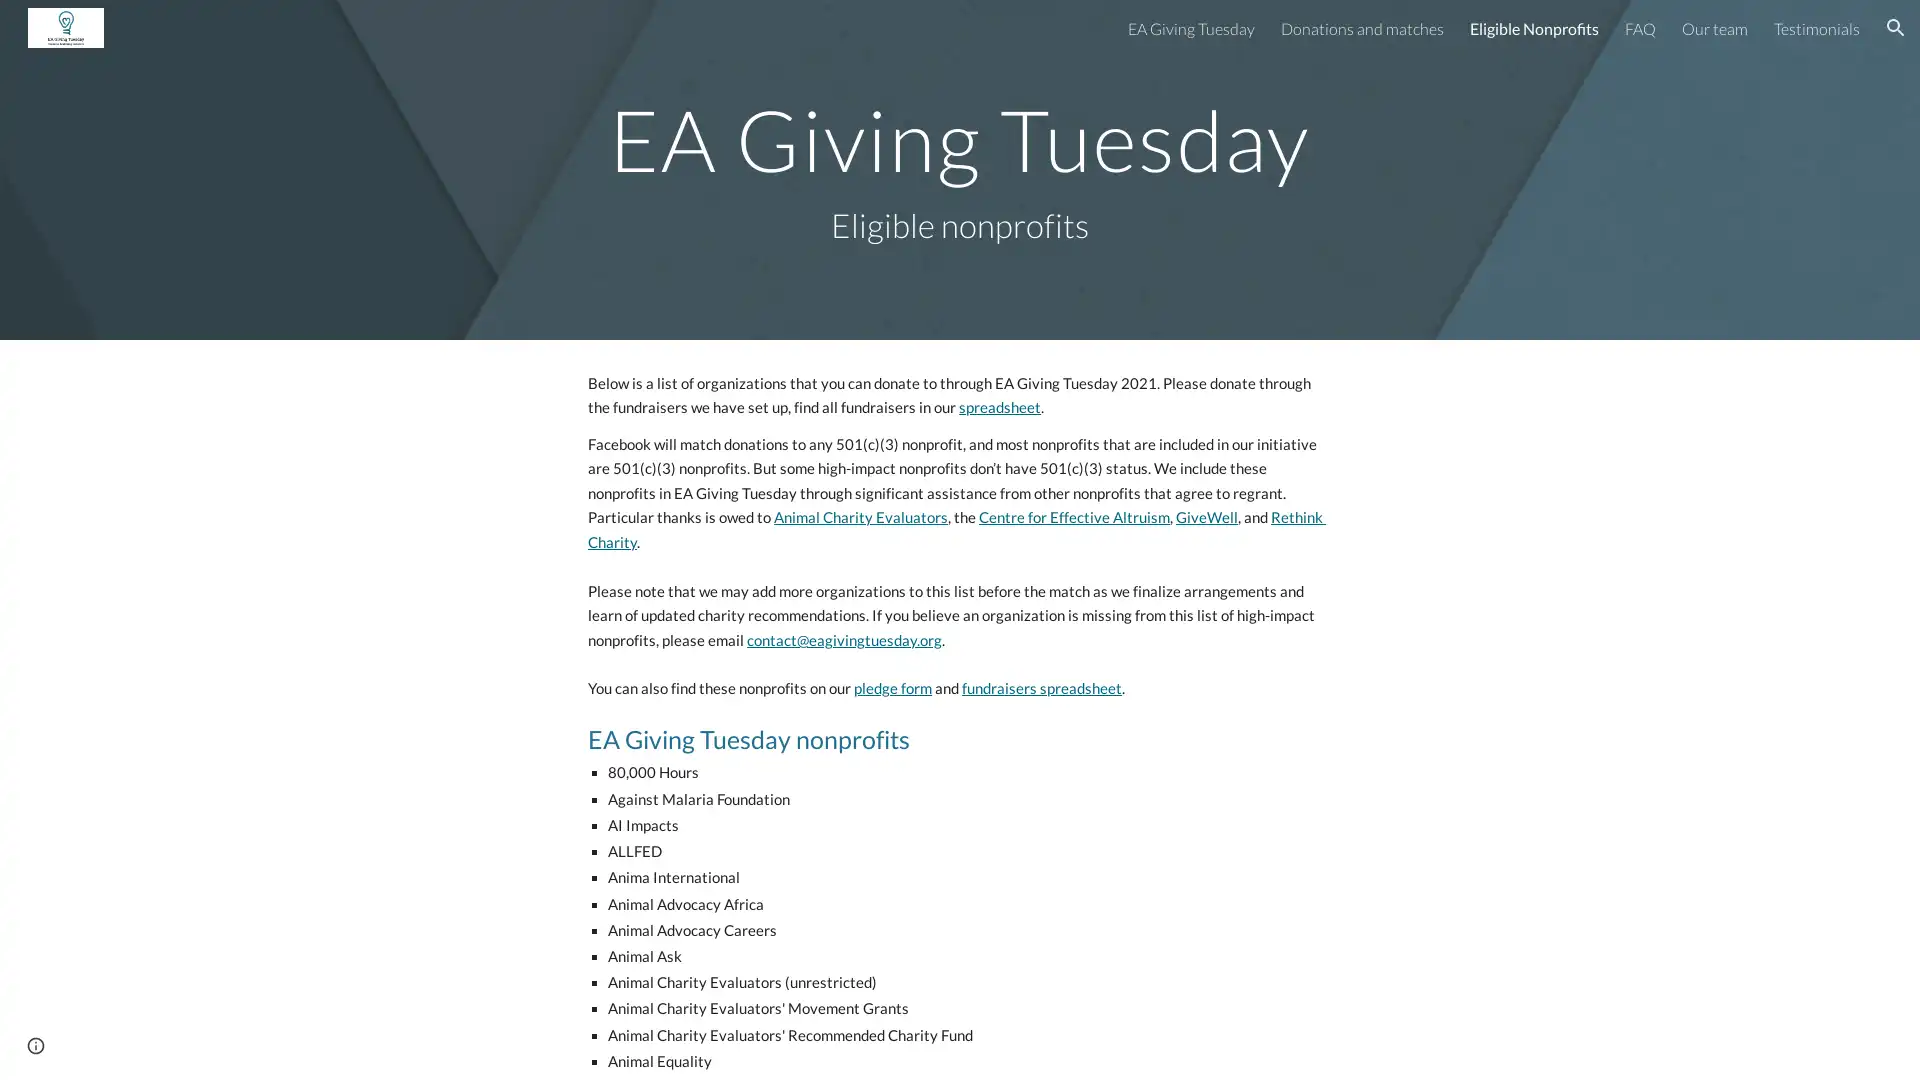  Describe the element at coordinates (98, 1044) in the screenshot. I see `Report abuse` at that location.